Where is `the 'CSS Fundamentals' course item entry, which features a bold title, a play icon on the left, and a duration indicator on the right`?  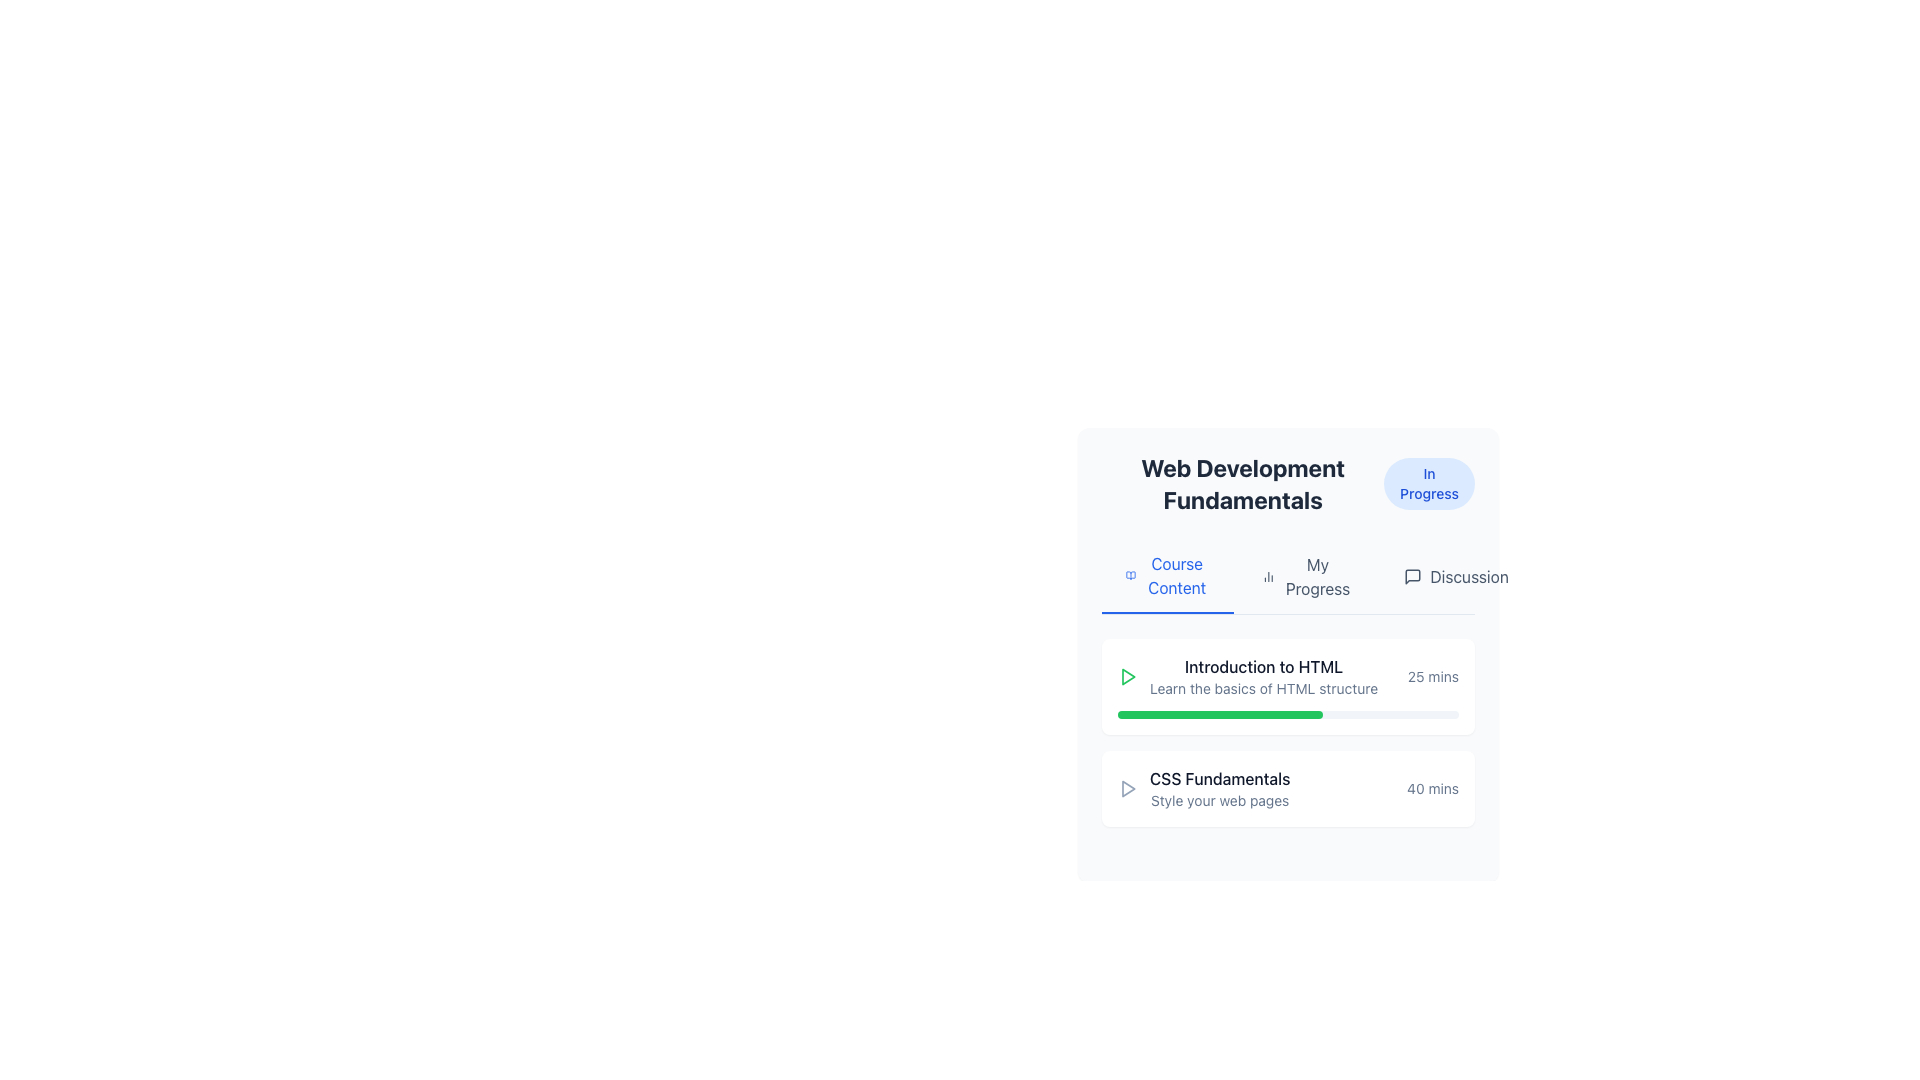 the 'CSS Fundamentals' course item entry, which features a bold title, a play icon on the left, and a duration indicator on the right is located at coordinates (1288, 788).